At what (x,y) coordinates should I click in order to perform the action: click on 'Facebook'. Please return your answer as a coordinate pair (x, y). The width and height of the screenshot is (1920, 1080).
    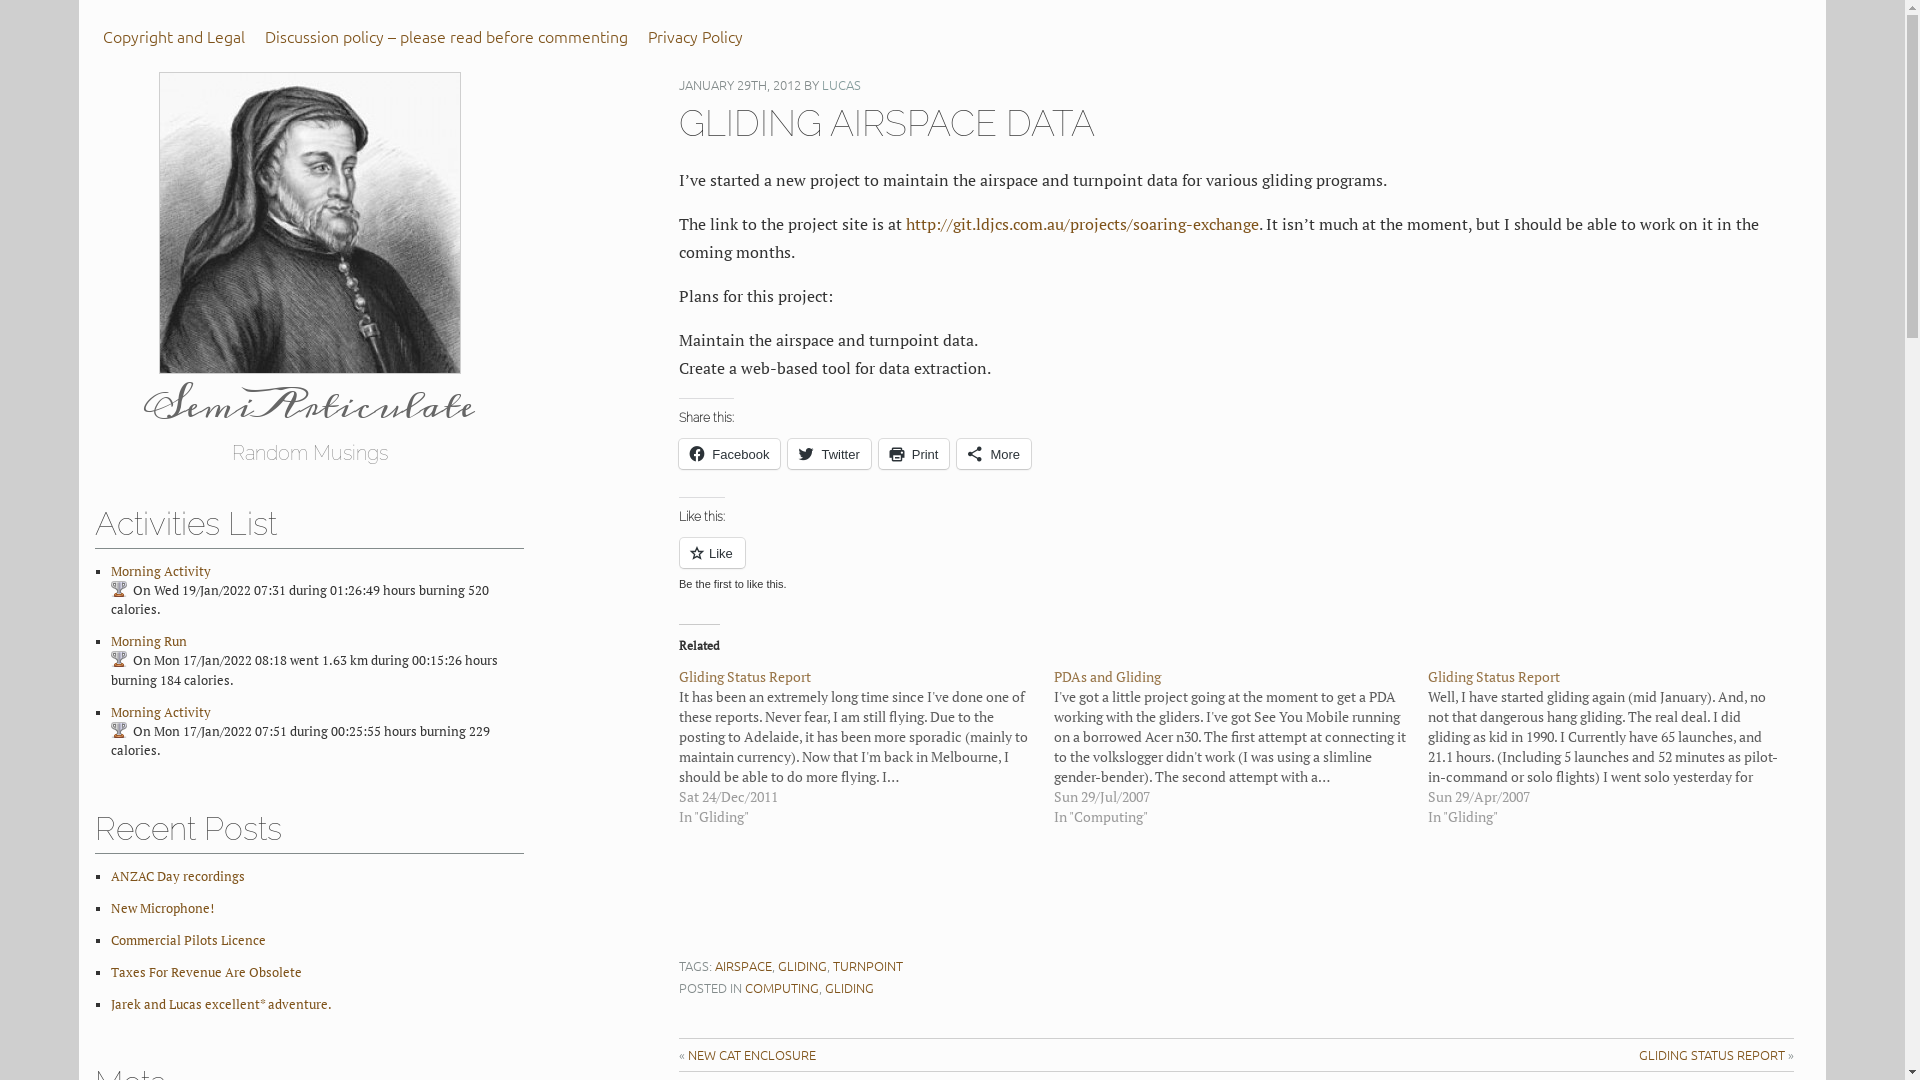
    Looking at the image, I should click on (728, 454).